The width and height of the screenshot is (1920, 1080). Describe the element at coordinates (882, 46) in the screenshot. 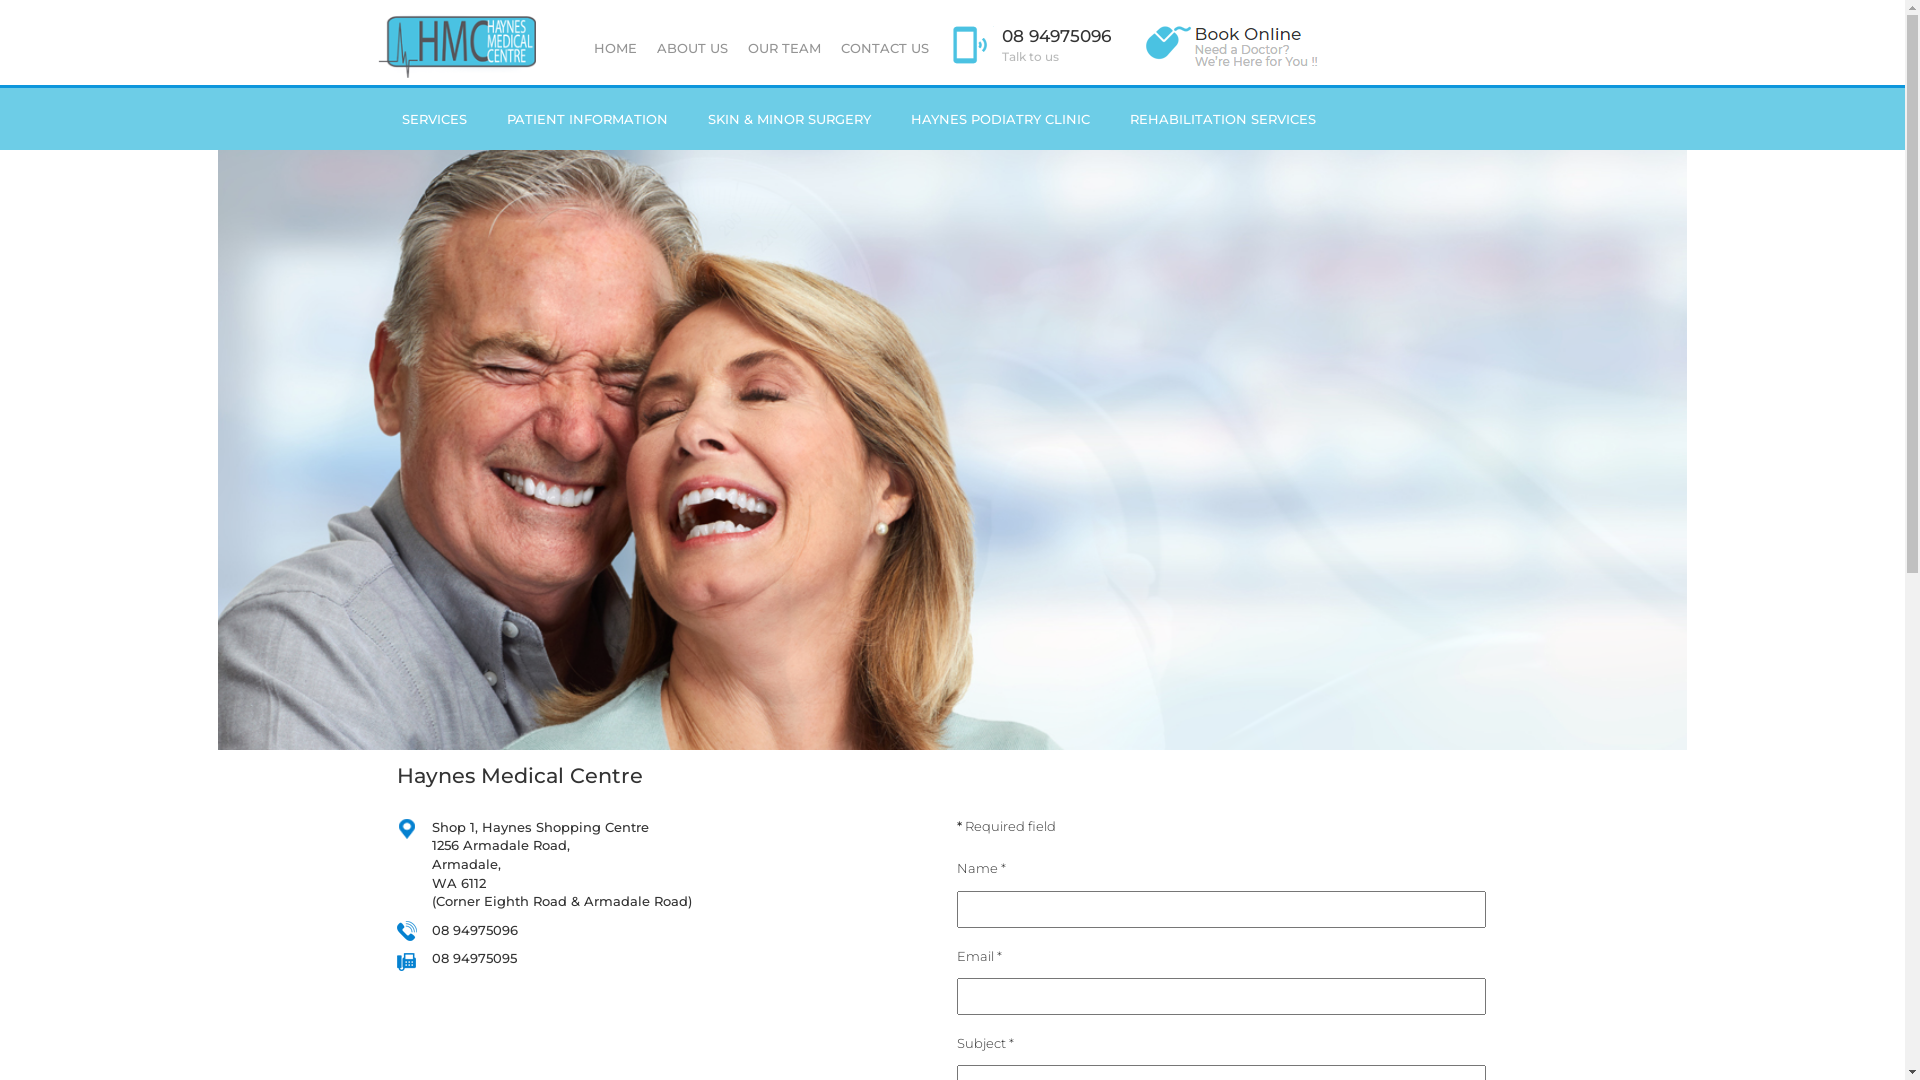

I see `'CONTACT US'` at that location.